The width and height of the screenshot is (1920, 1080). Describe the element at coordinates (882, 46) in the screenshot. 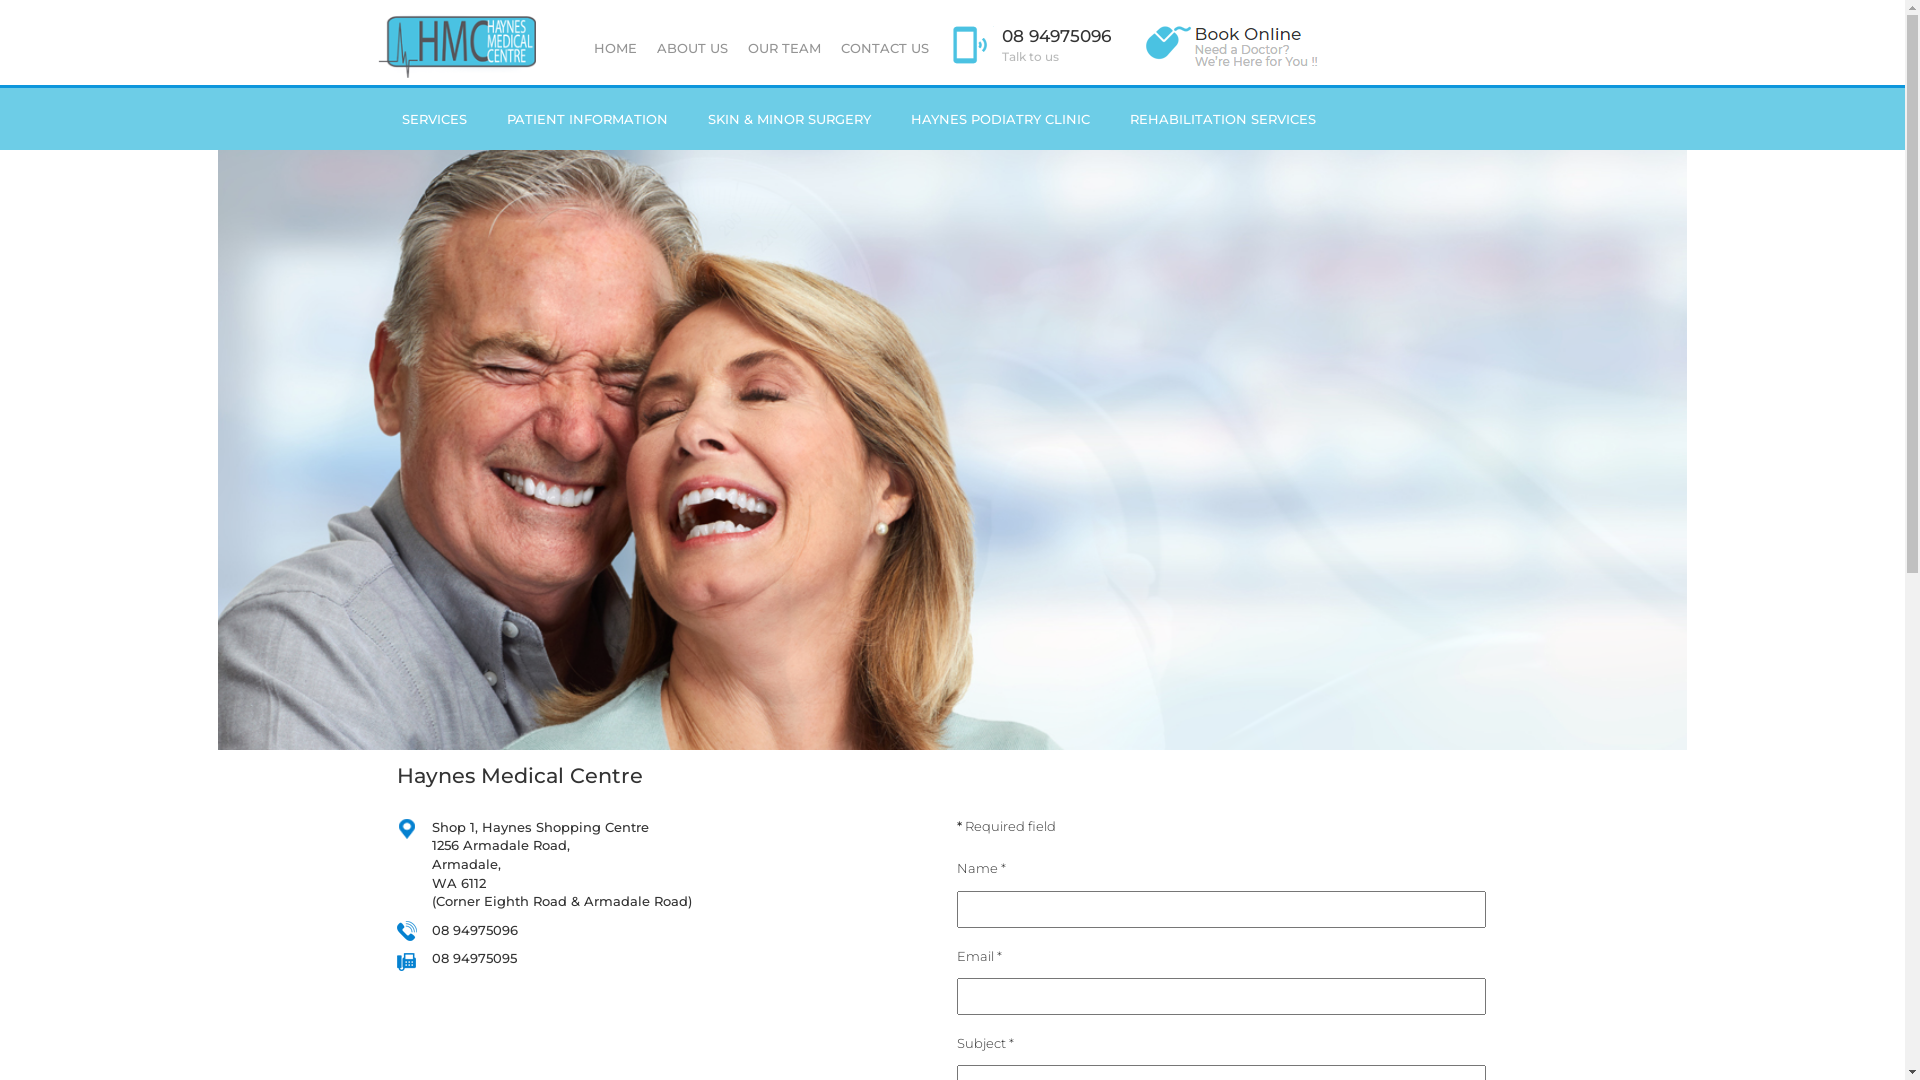

I see `'CONTACT US'` at that location.